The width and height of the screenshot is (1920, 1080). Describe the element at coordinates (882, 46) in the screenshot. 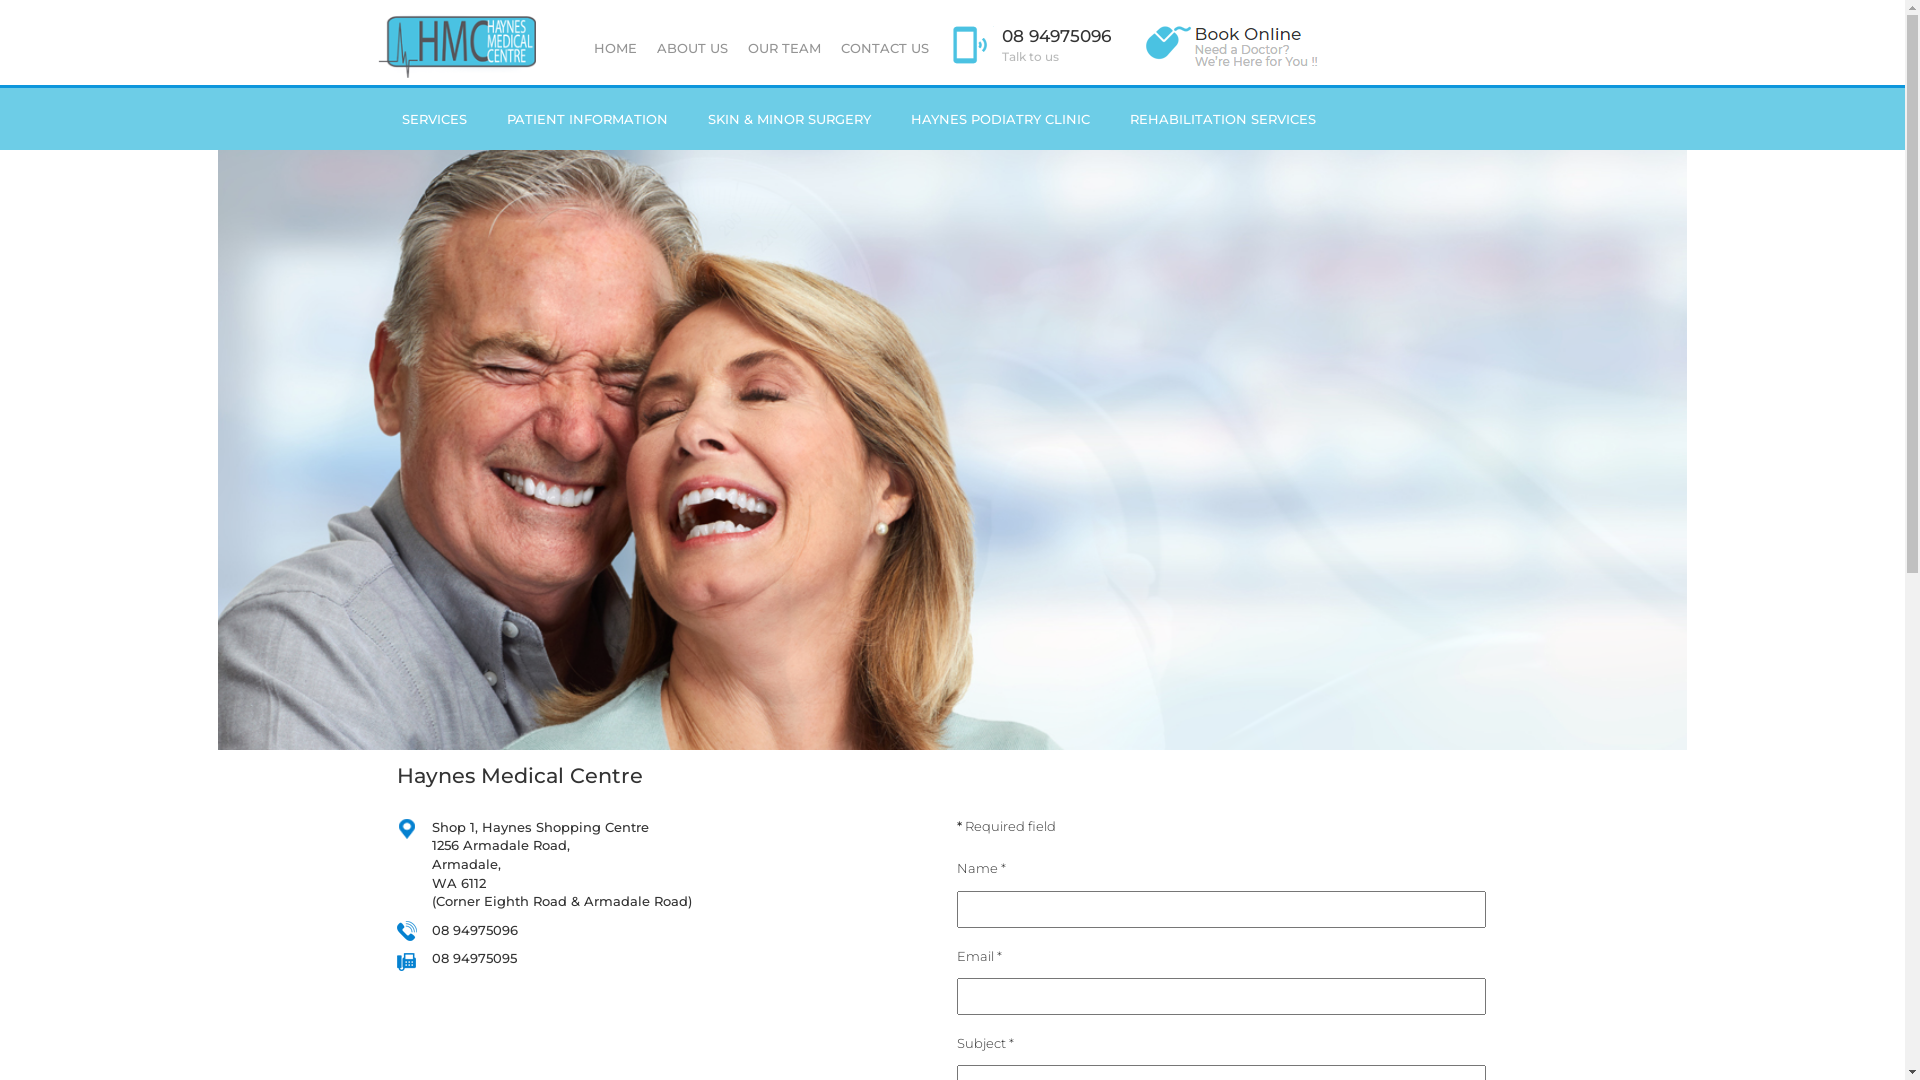

I see `'CONTACT US'` at that location.